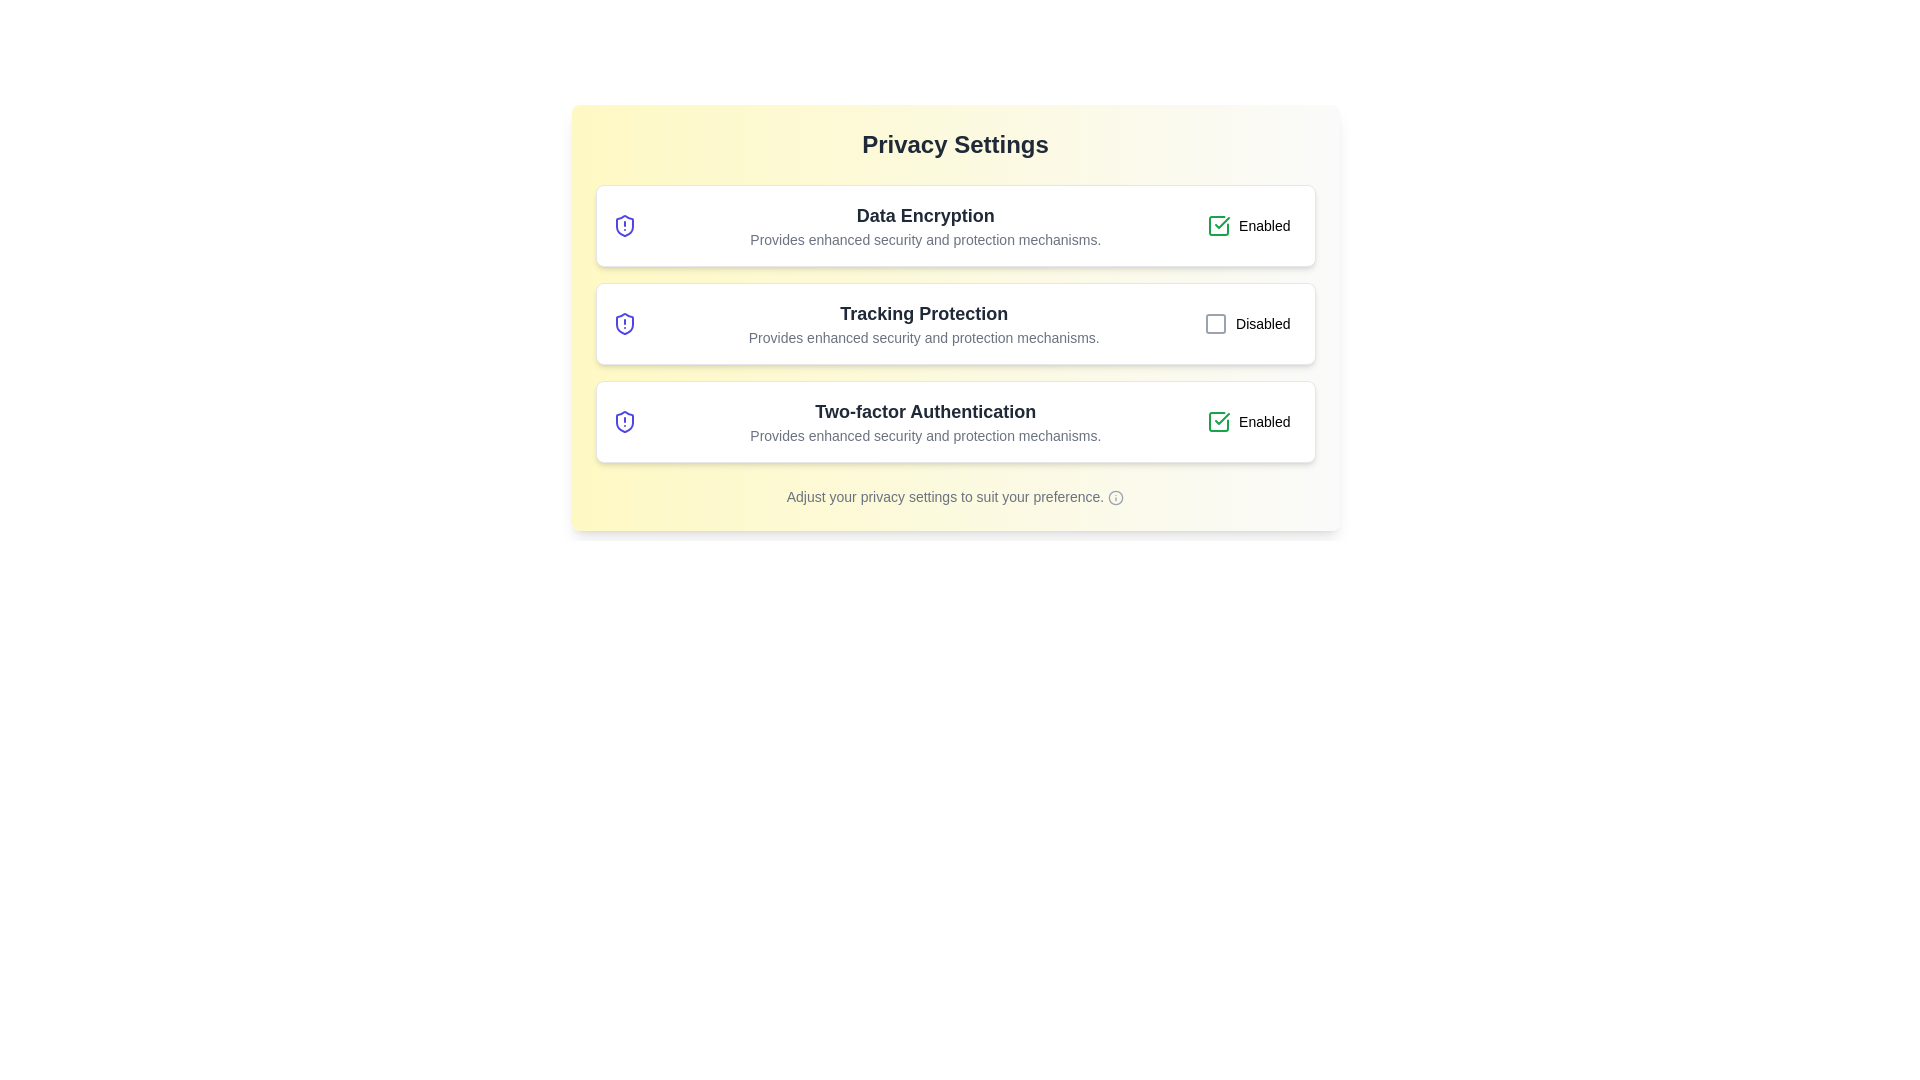  I want to click on the checkbox labeled 'Disabled' located in the 'Tracking Protection' settings section, so click(1246, 323).